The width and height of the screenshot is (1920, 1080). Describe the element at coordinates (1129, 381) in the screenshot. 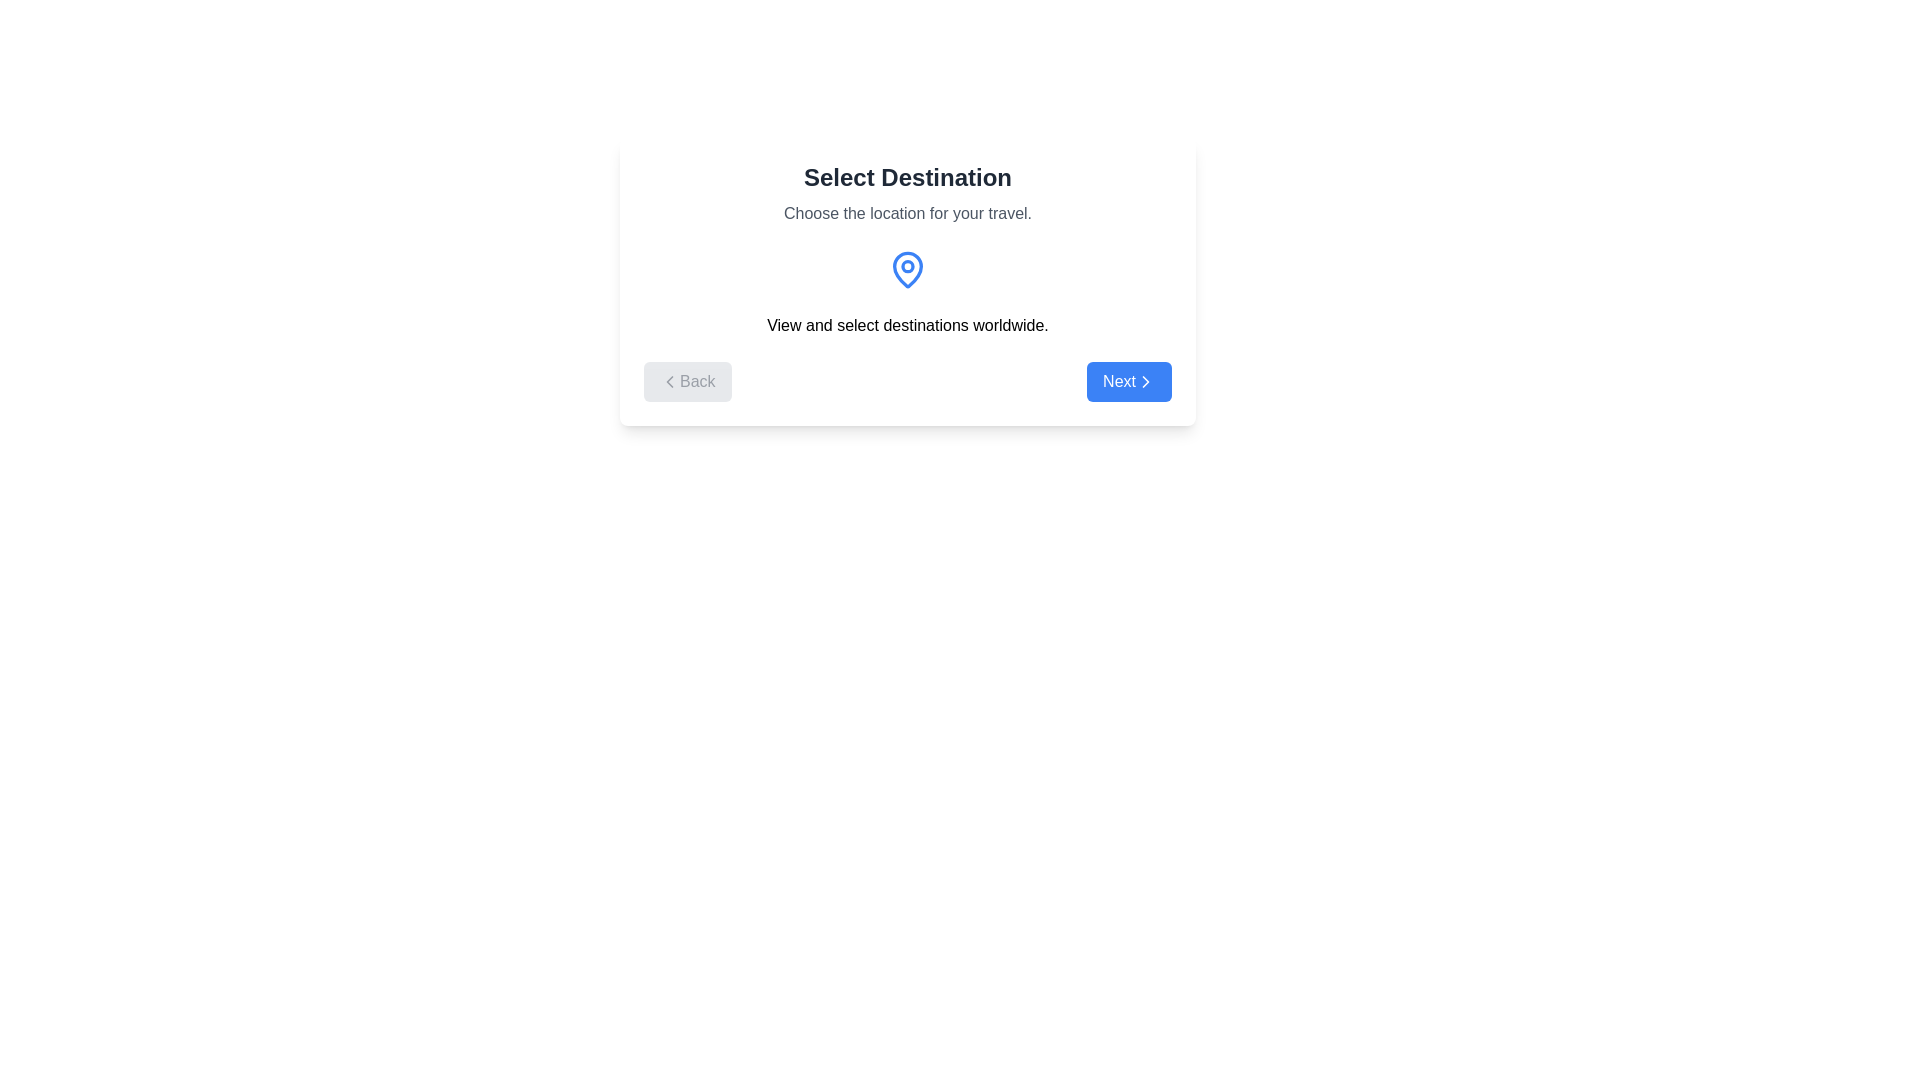

I see `the 'Next' button, which is a rectangular button with a blue background and white text, featuring rounded corners and a right-pointing chevron icon, located in the bottom-right corner of the content area` at that location.